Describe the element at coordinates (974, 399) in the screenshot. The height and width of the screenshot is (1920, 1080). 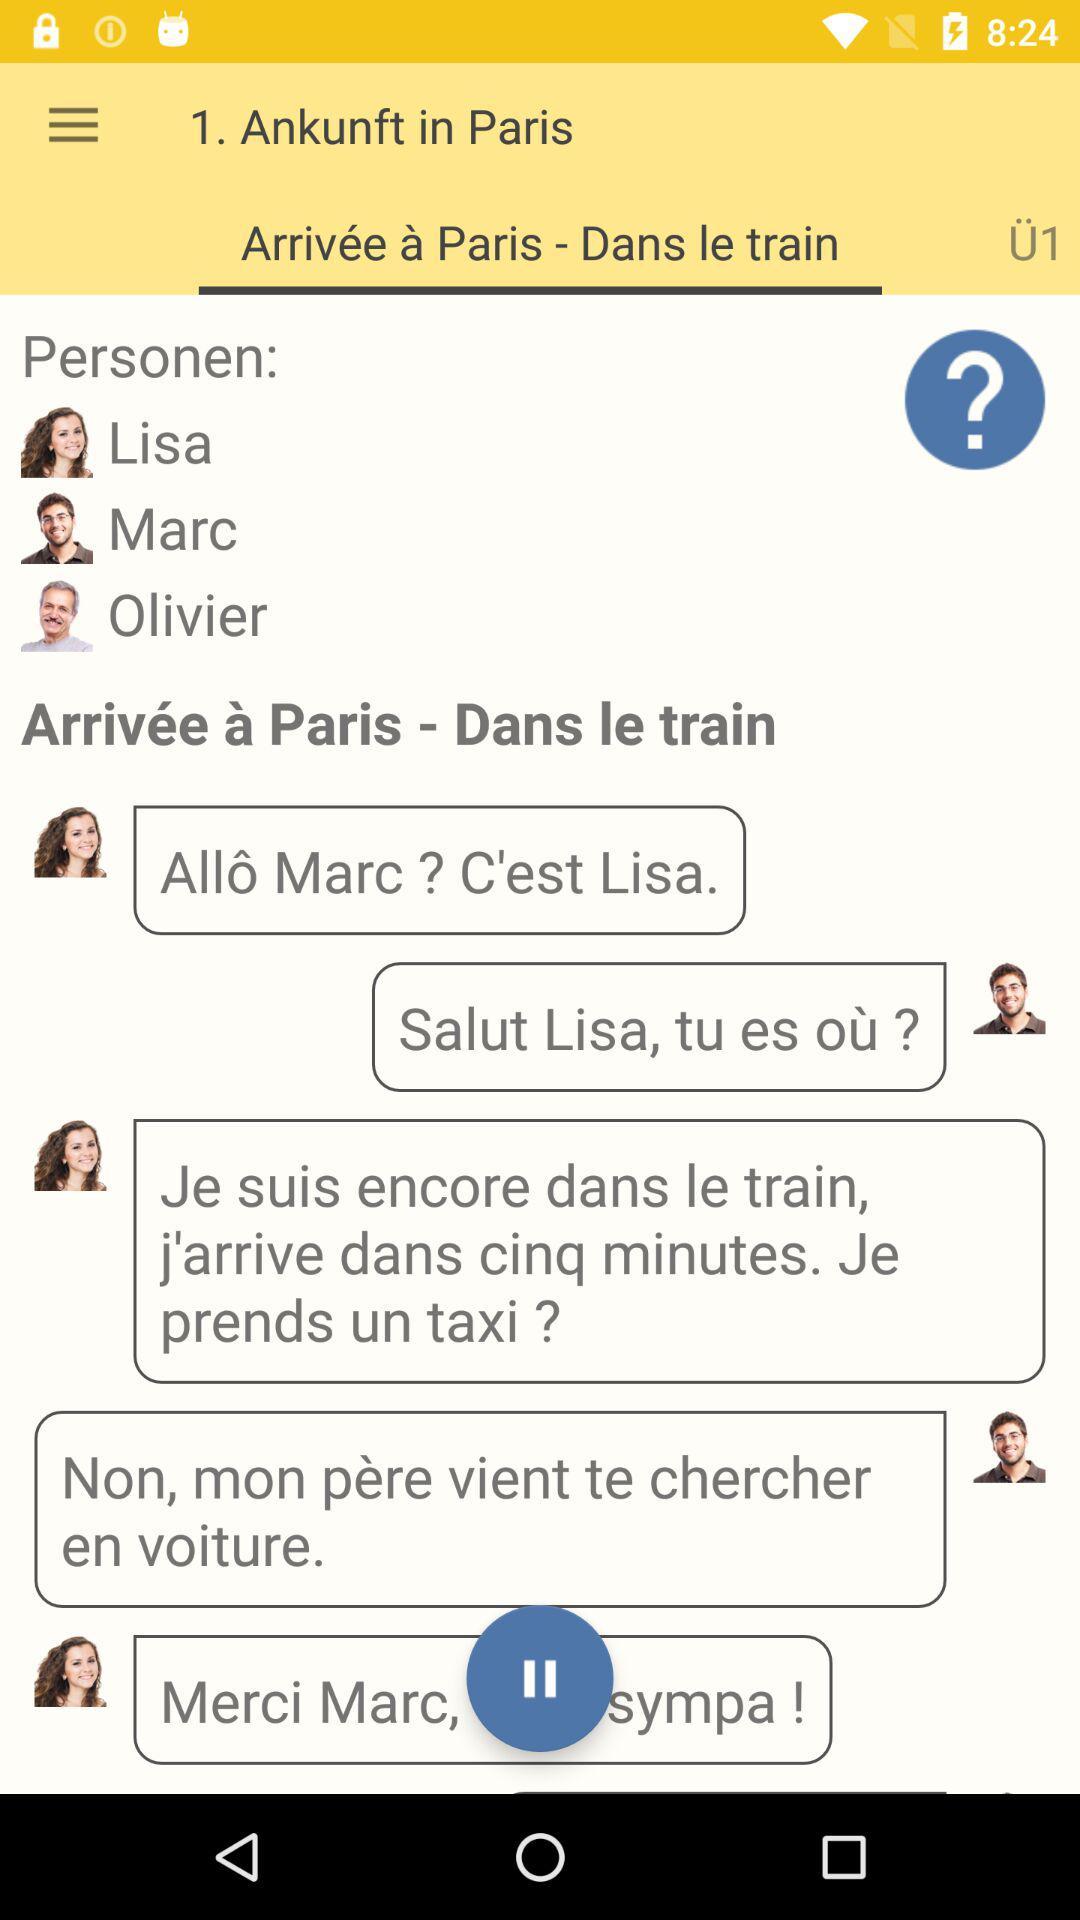
I see `the help icon` at that location.